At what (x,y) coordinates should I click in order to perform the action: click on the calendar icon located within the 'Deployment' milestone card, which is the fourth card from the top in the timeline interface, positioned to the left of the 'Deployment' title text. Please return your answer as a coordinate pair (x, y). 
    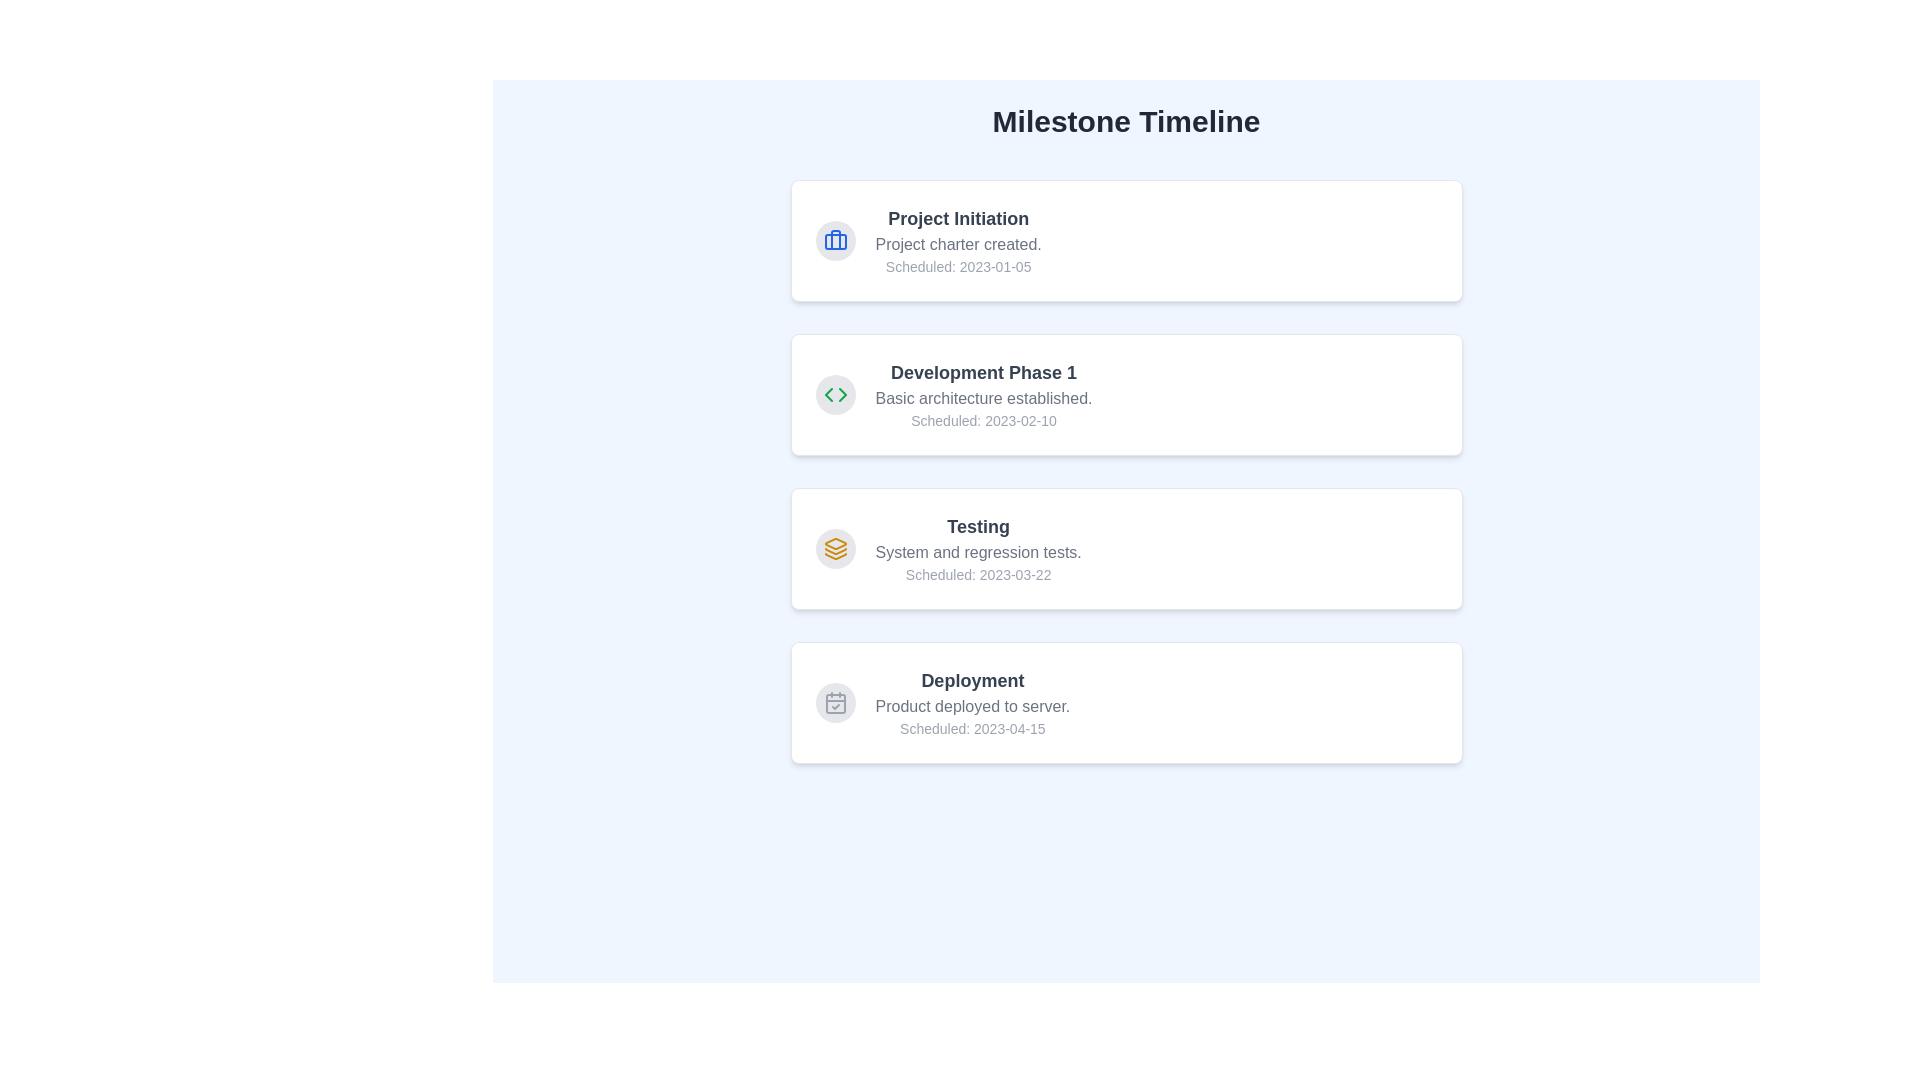
    Looking at the image, I should click on (835, 703).